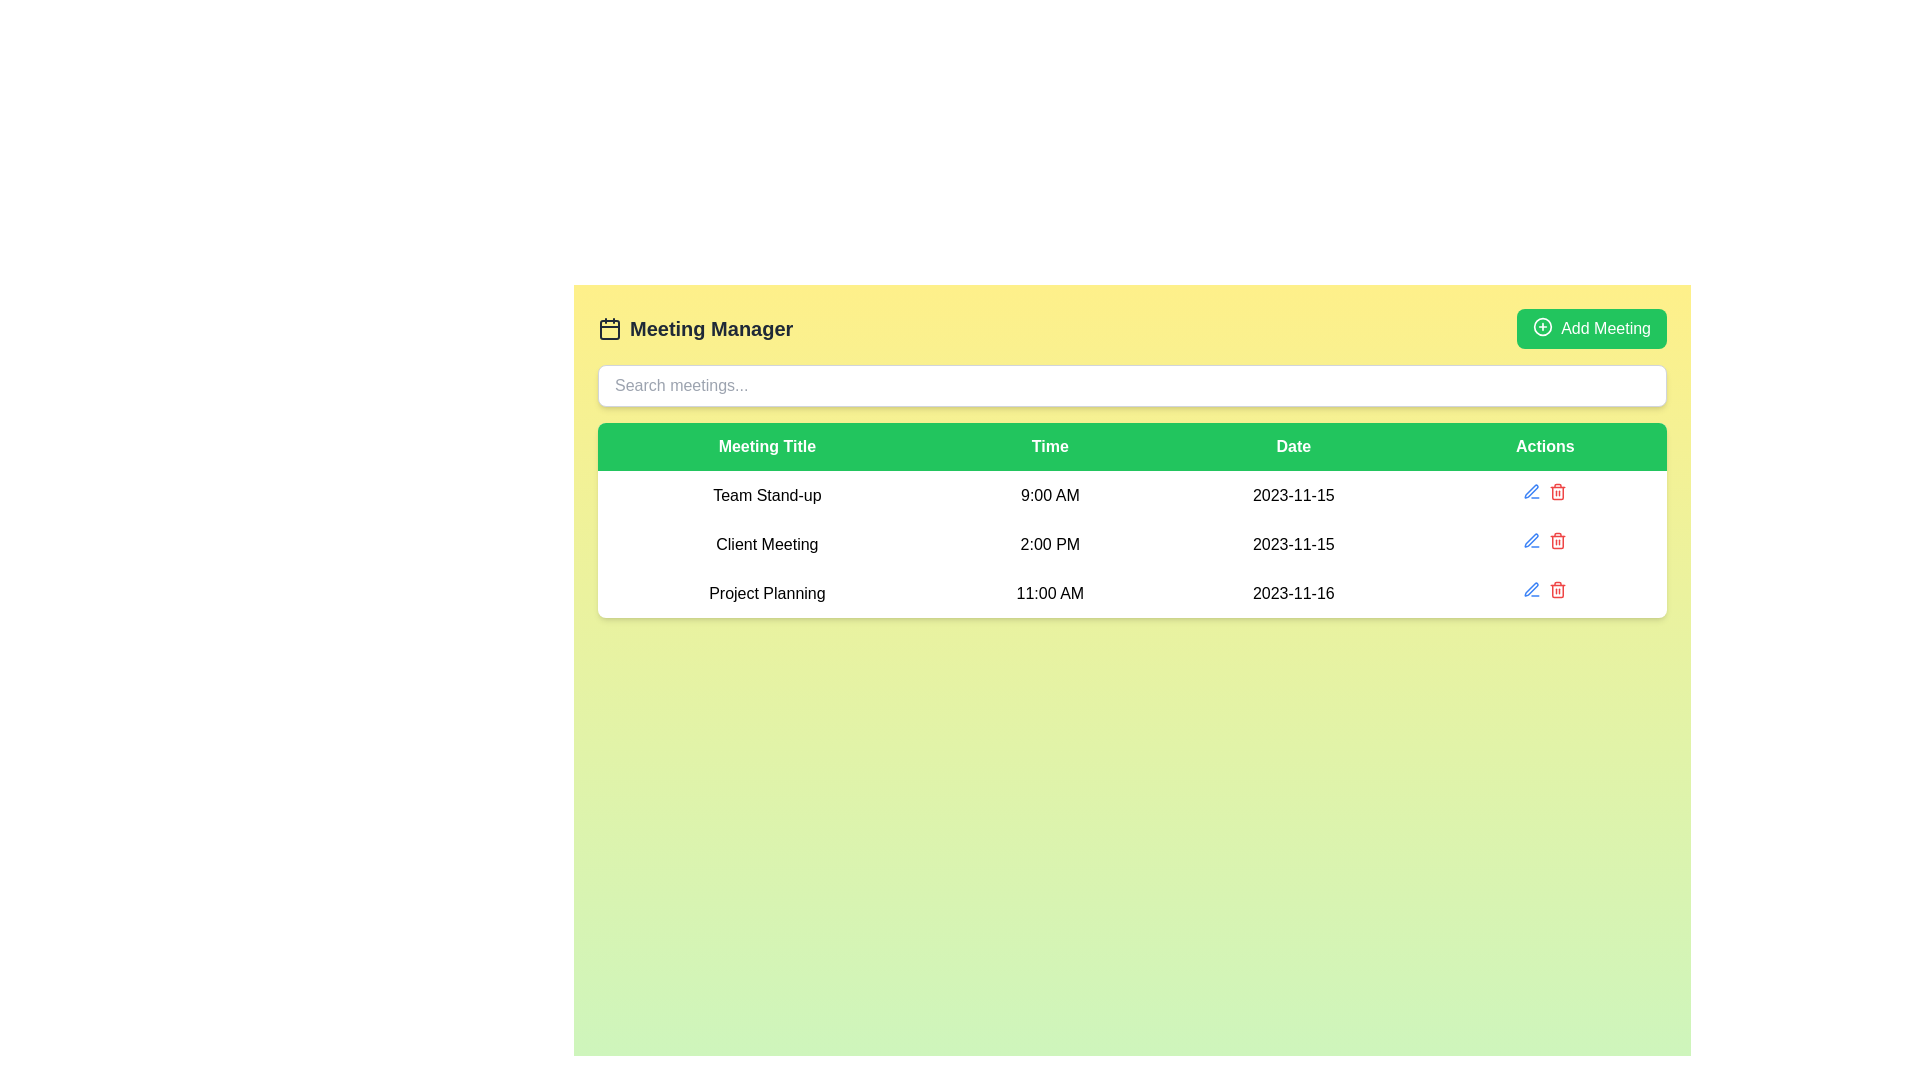 The image size is (1920, 1080). I want to click on the editing icon in the 'Actions' column of the third row for the 'Project Planning' entry, so click(1530, 540).